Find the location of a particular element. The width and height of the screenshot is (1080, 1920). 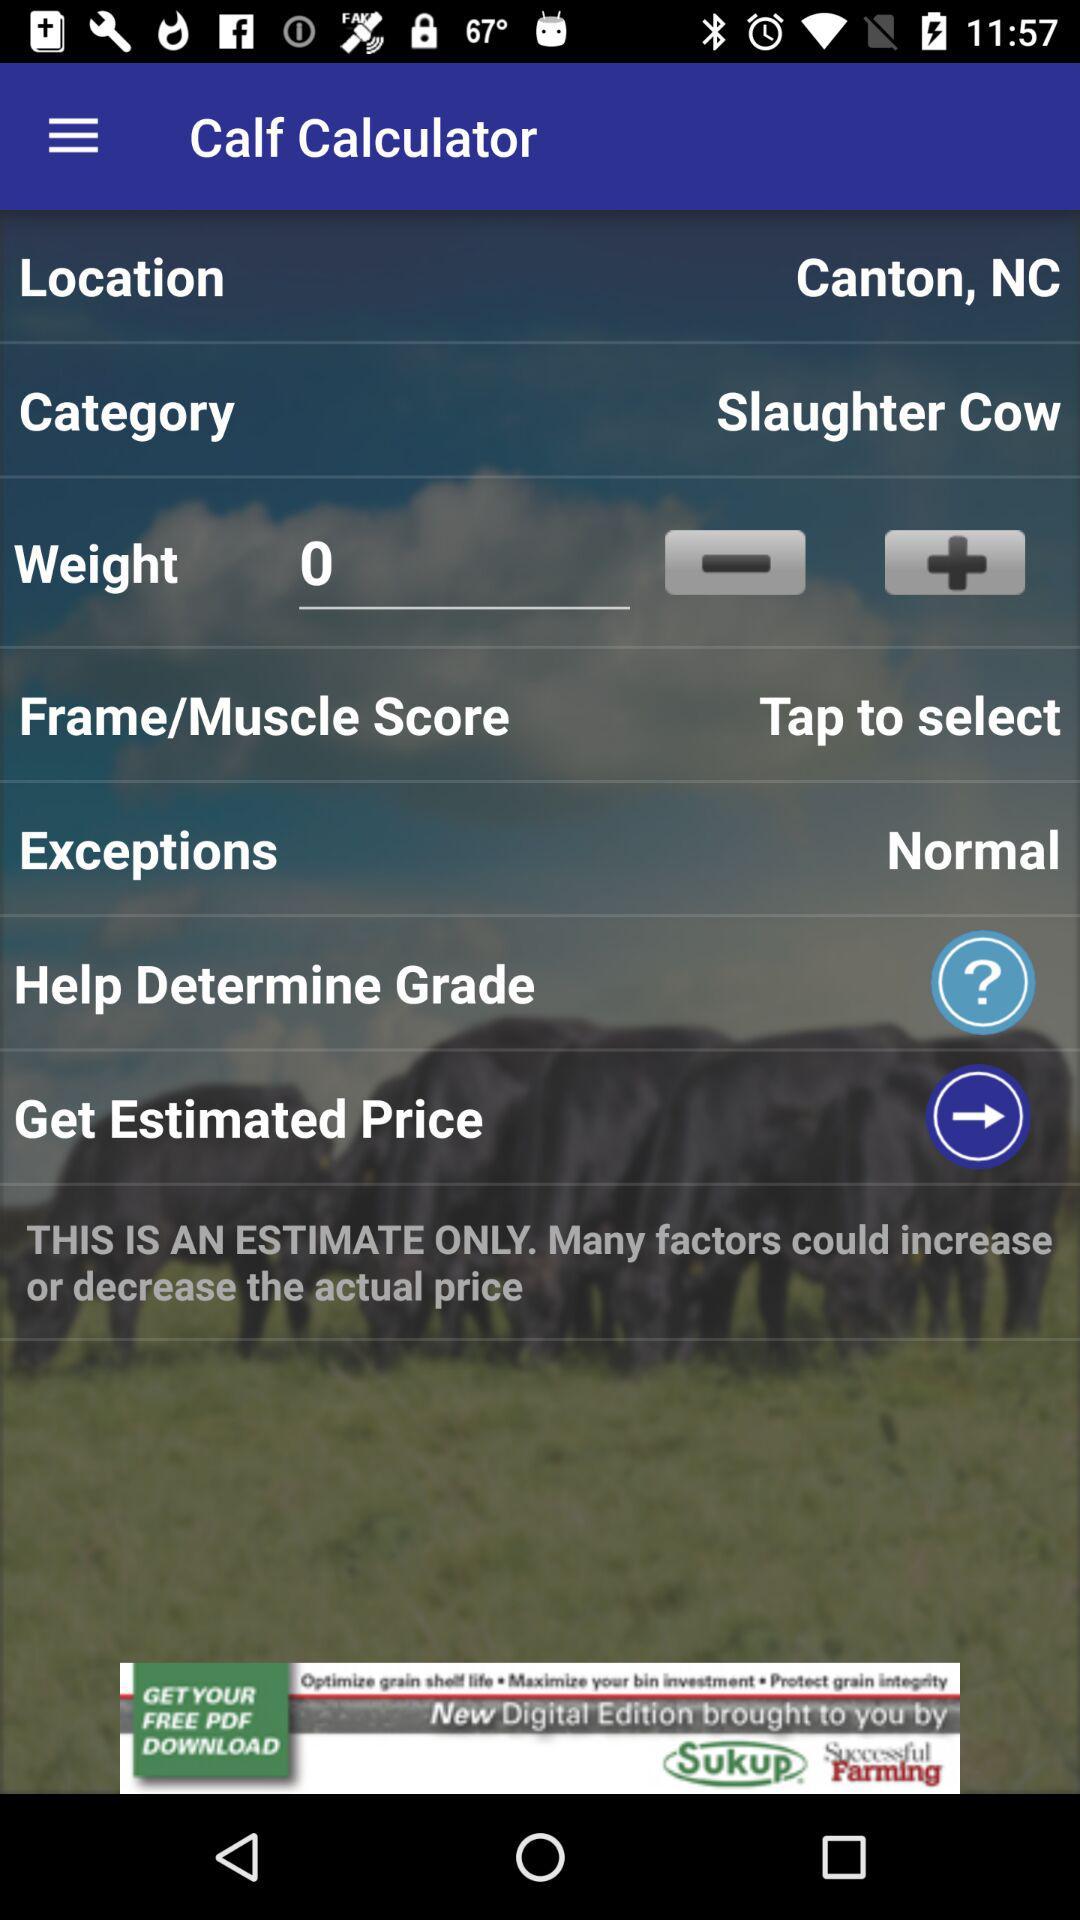

decrease weight value is located at coordinates (735, 561).